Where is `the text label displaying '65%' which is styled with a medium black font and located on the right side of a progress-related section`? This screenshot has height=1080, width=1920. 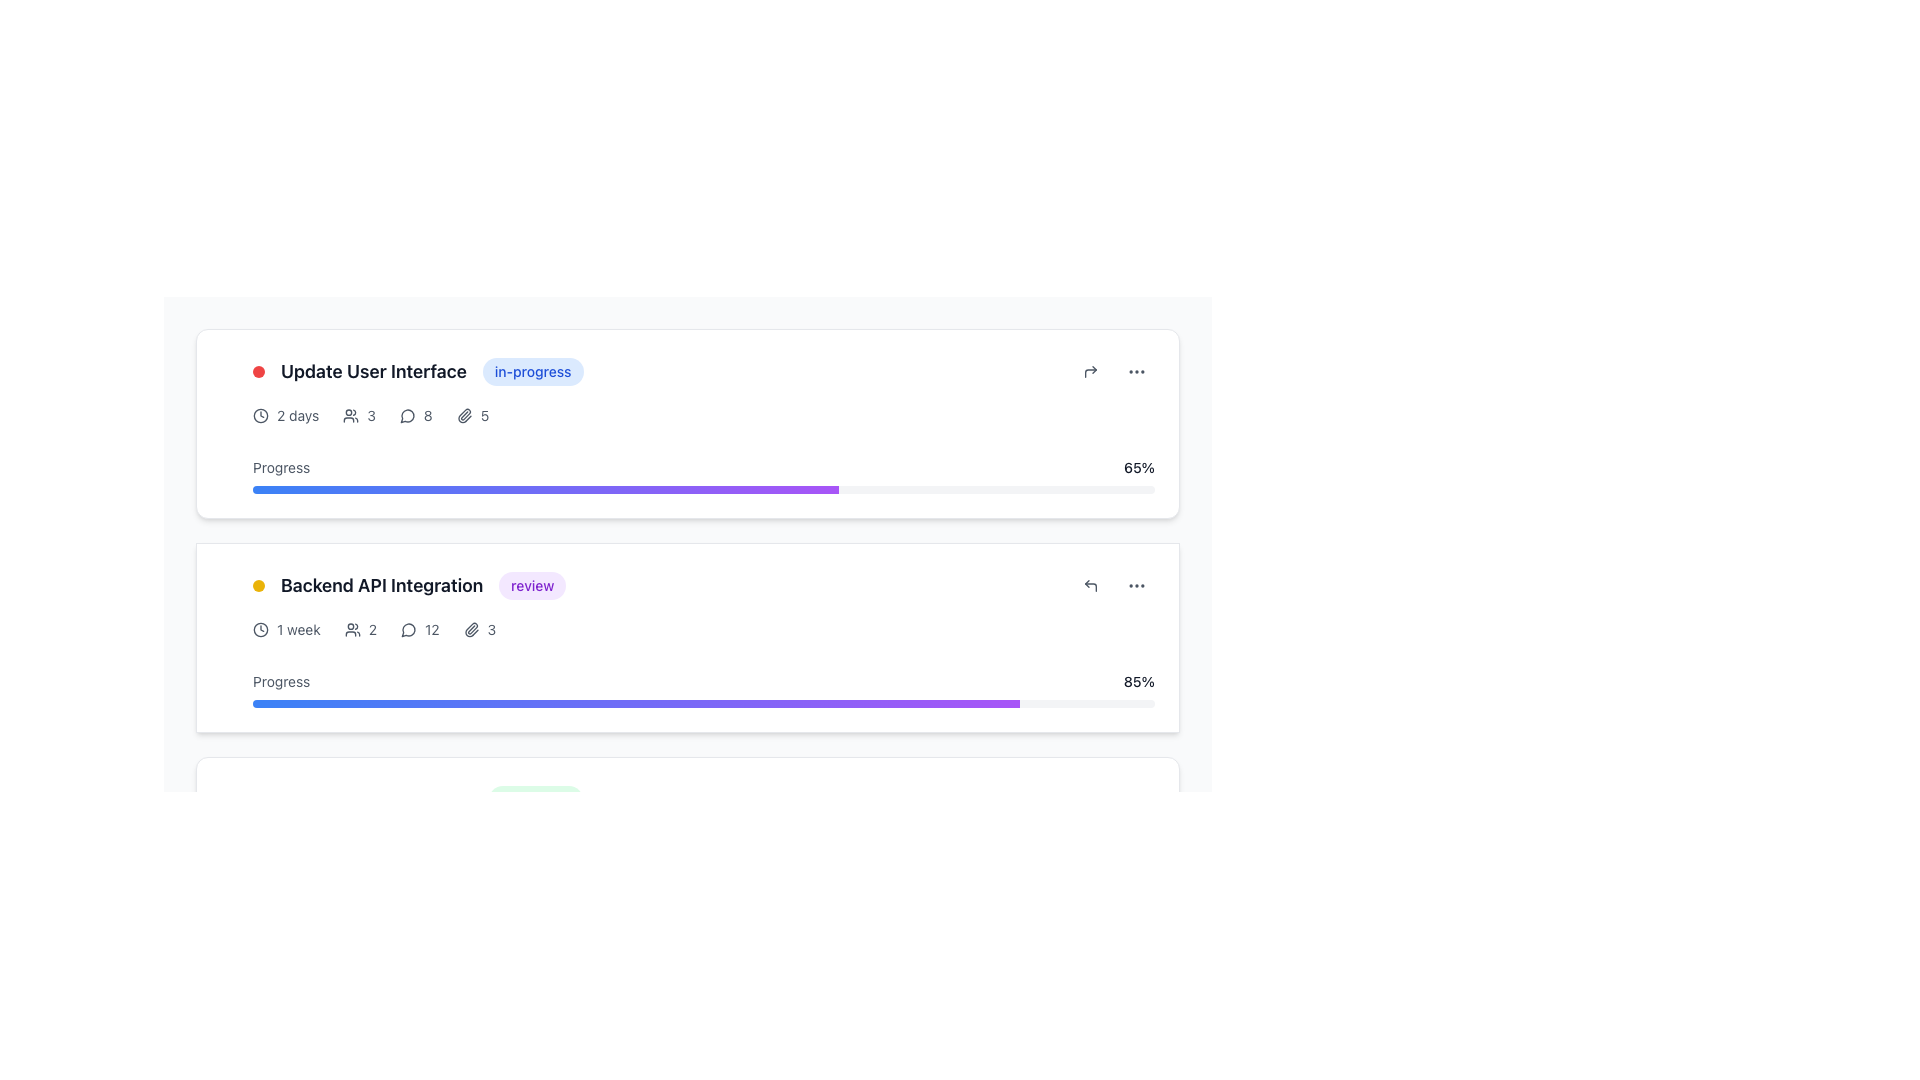 the text label displaying '65%' which is styled with a medium black font and located on the right side of a progress-related section is located at coordinates (1139, 467).